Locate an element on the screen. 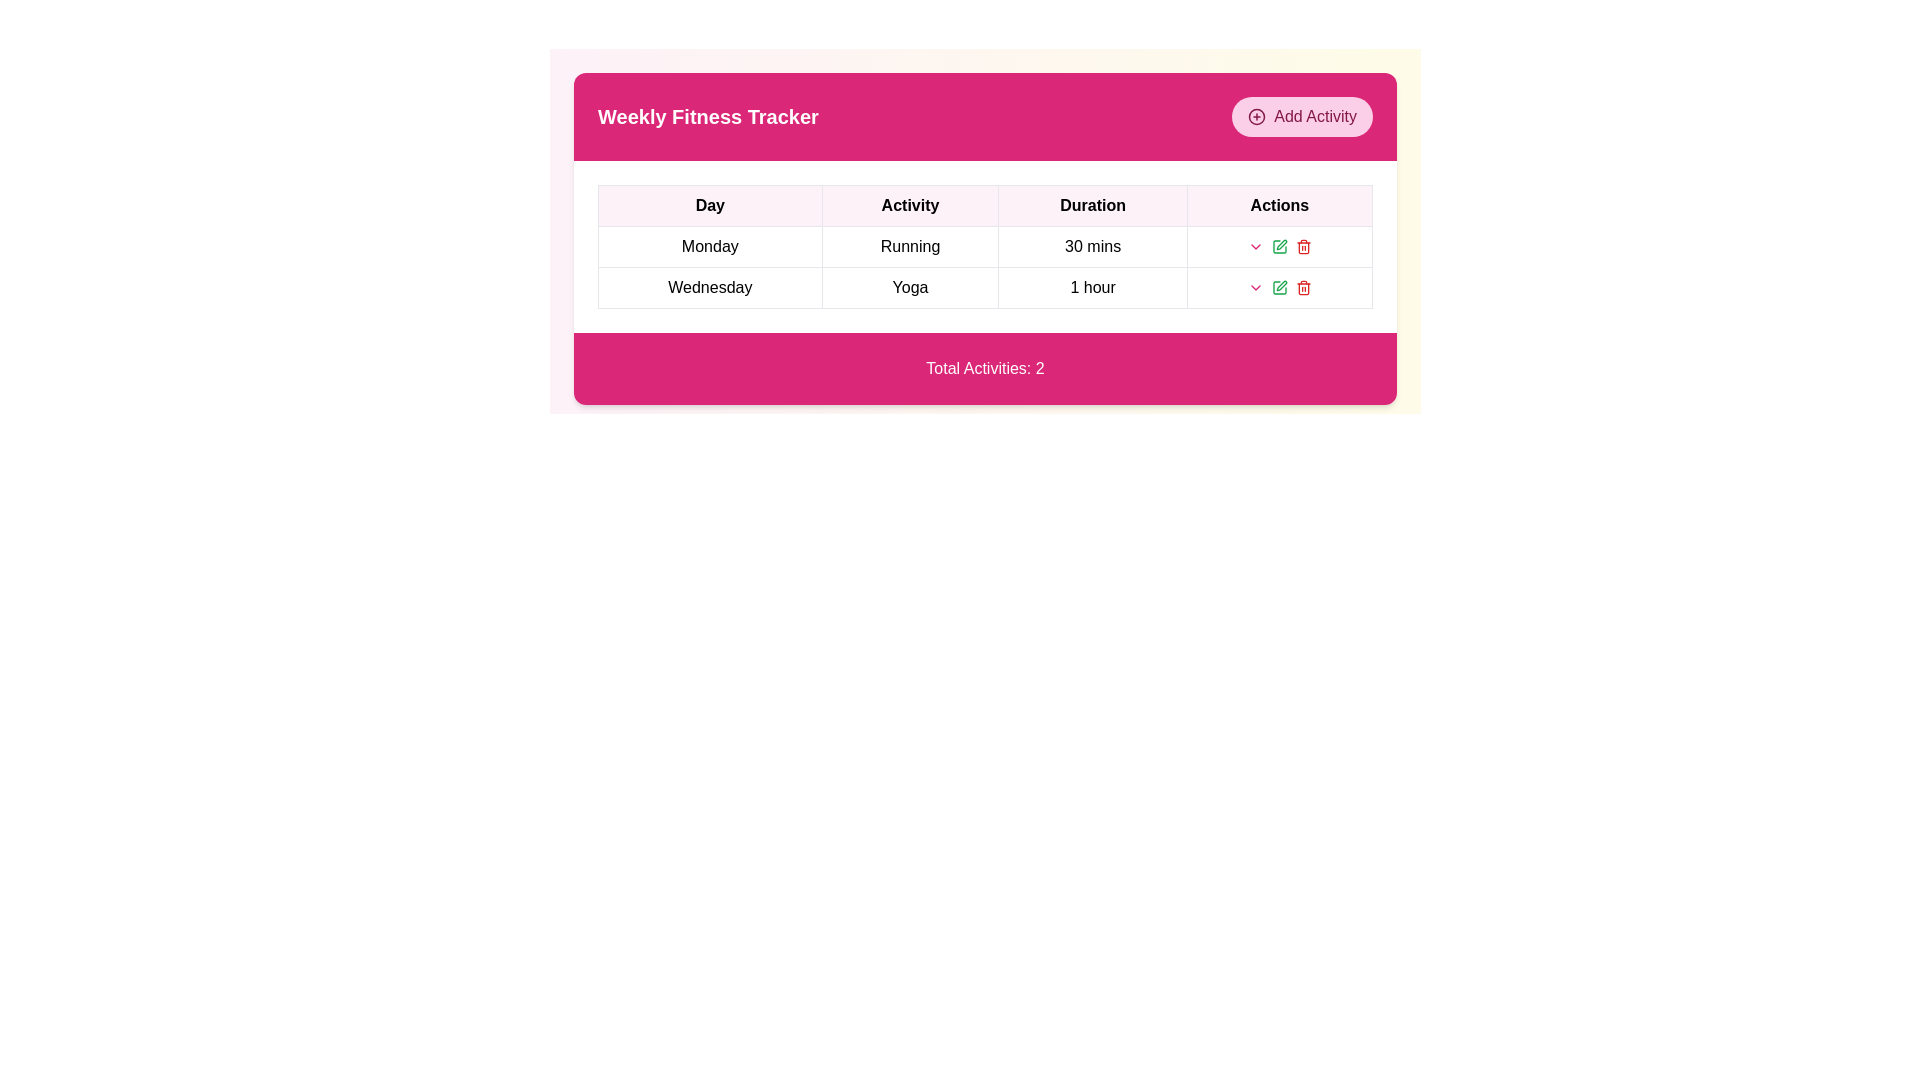  the text label displaying '30 mins' for the 'Running' activity on 'Monday', located in the 'Duration' column of the first row of the table is located at coordinates (1092, 245).